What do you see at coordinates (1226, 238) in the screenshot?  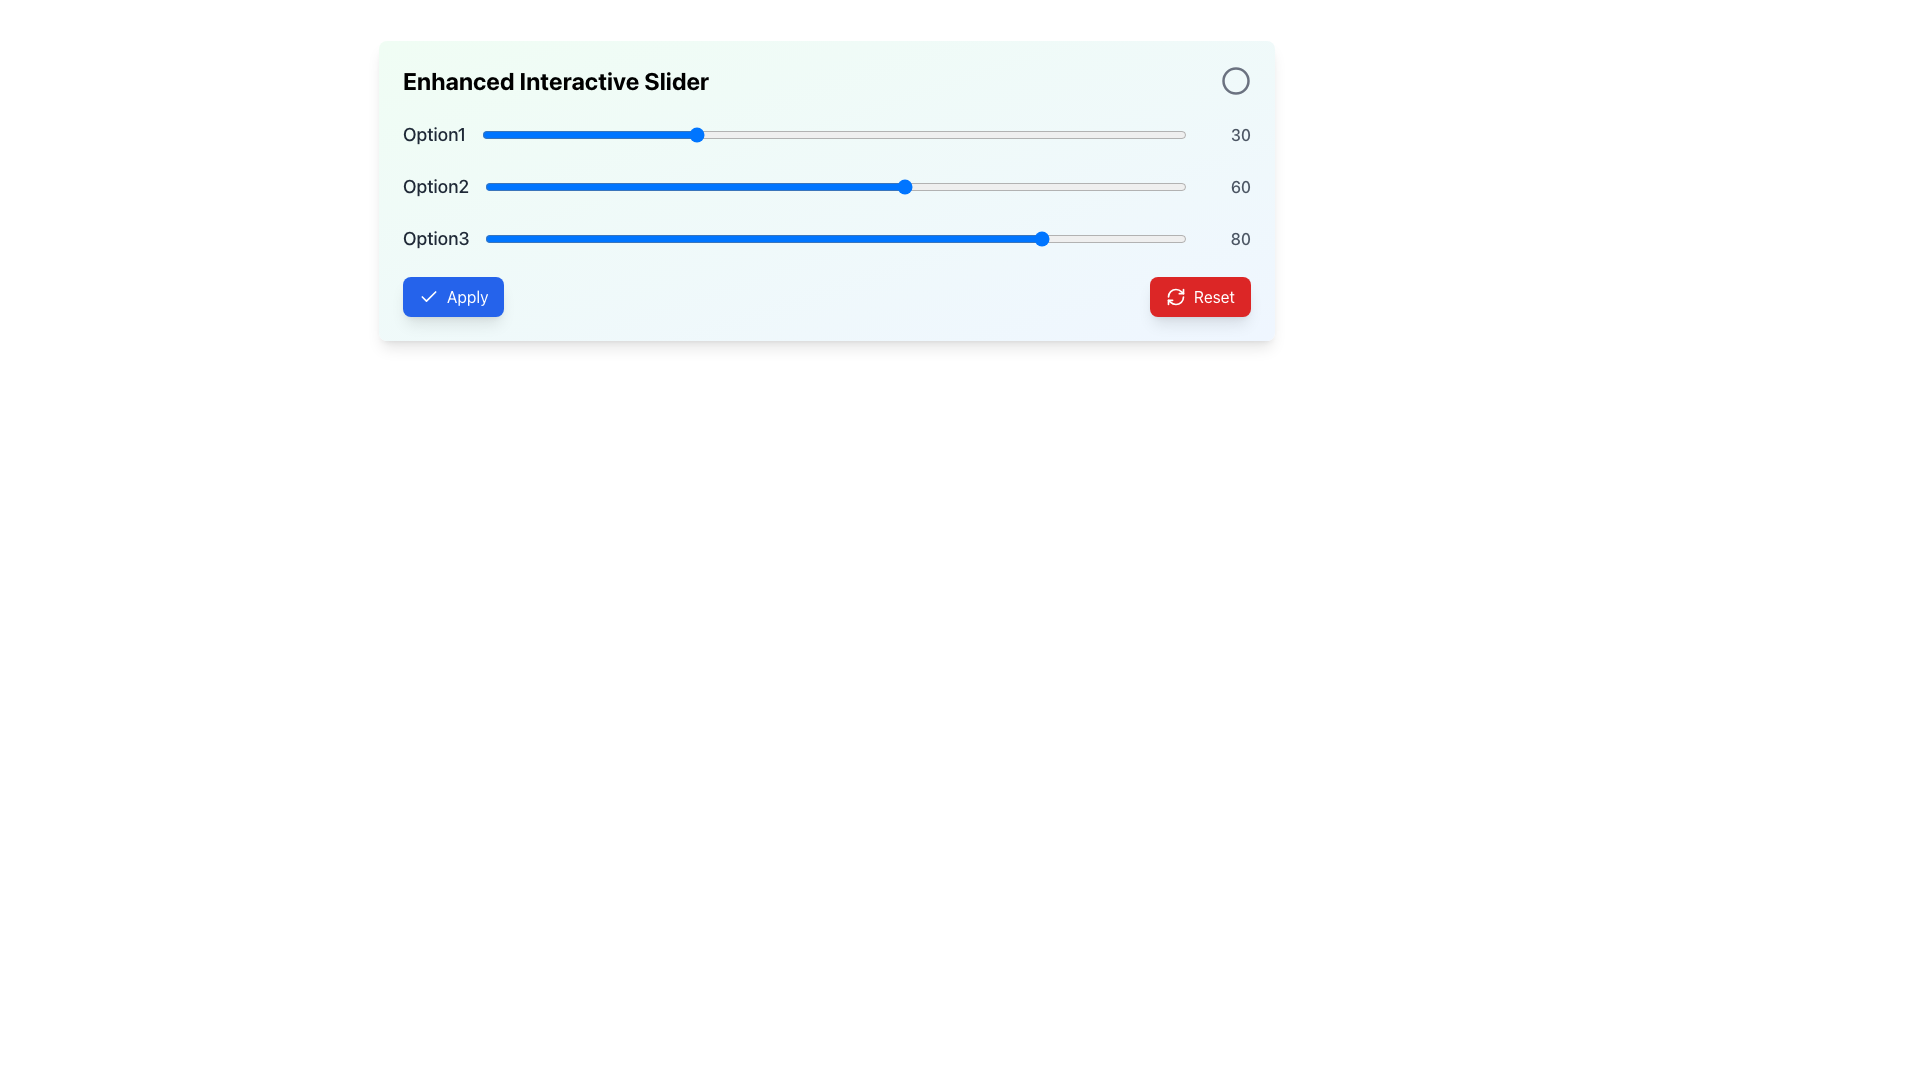 I see `the Text Label that displays the current value of the associated slider 'Option3', located in the bottom right corner of the interface` at bounding box center [1226, 238].